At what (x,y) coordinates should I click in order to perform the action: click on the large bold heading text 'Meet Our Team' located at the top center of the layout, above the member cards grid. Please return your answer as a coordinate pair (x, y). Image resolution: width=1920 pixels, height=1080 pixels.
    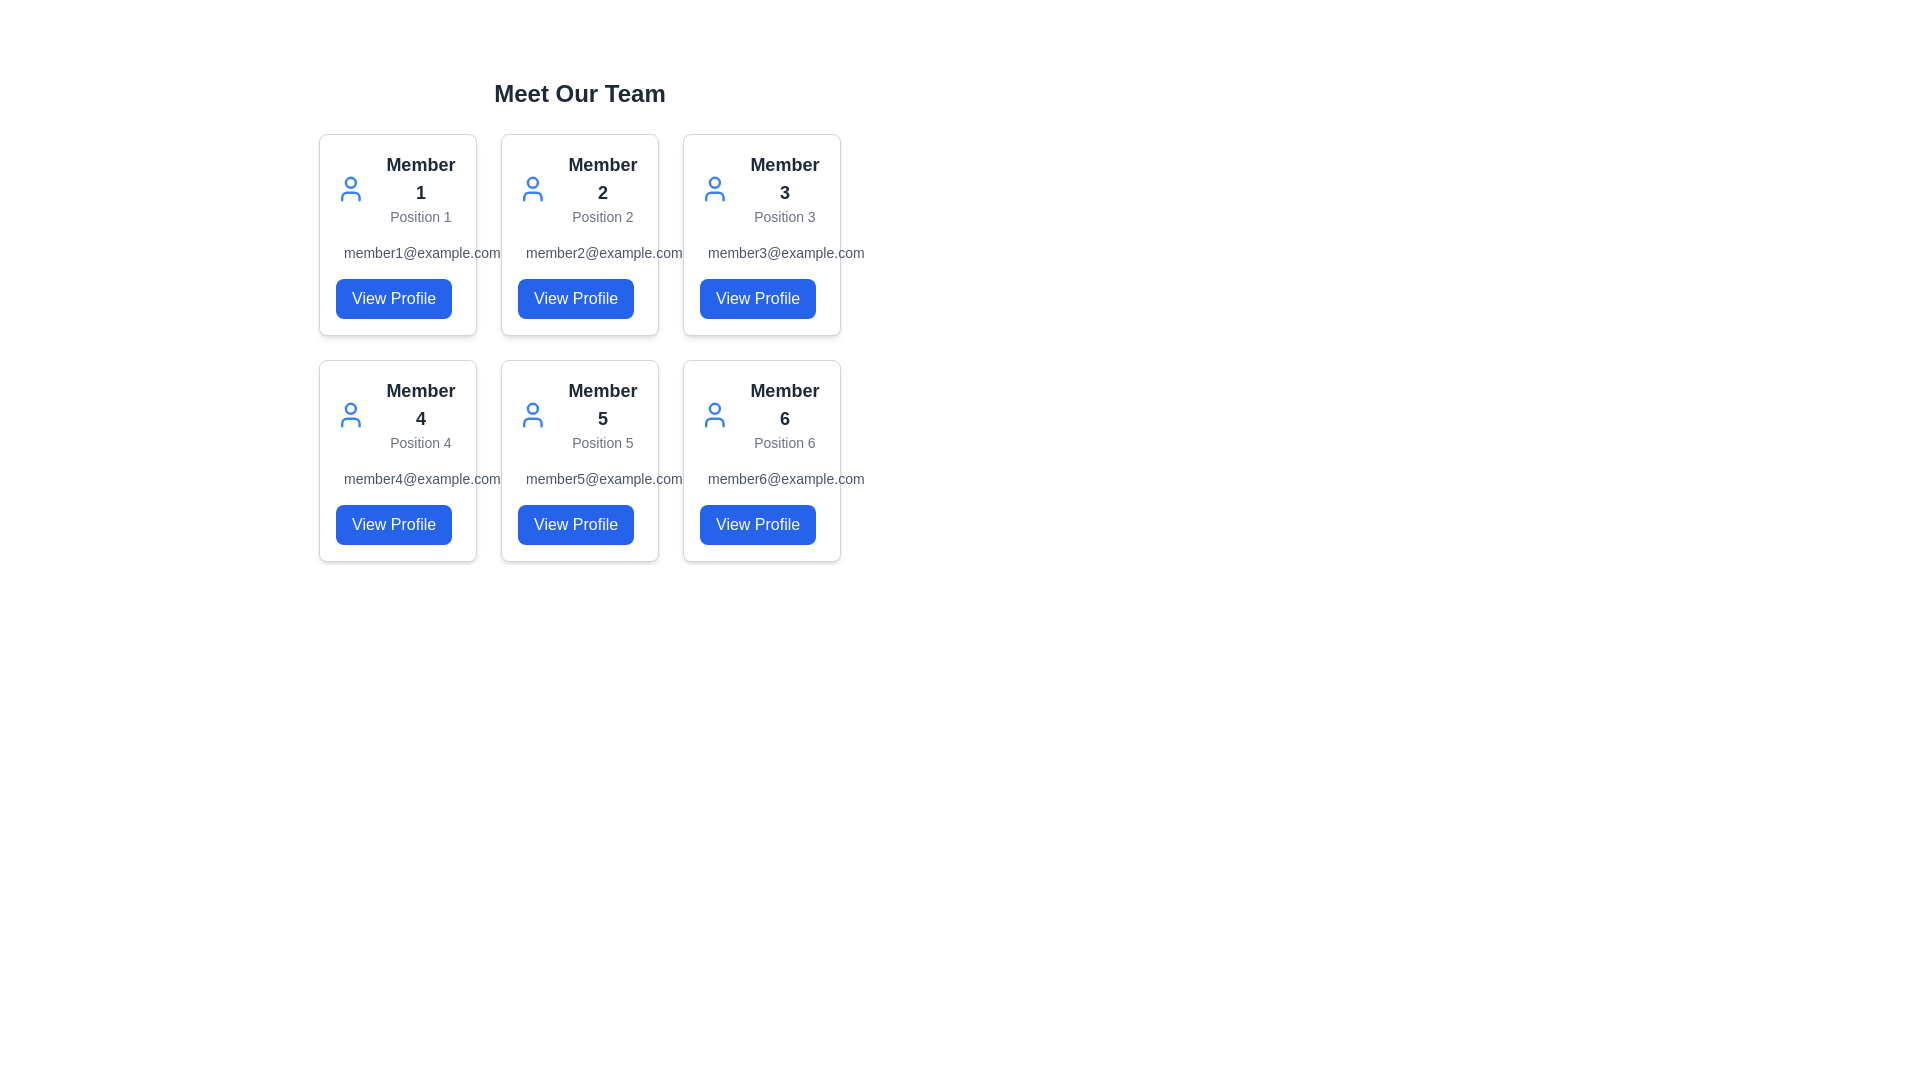
    Looking at the image, I should click on (579, 93).